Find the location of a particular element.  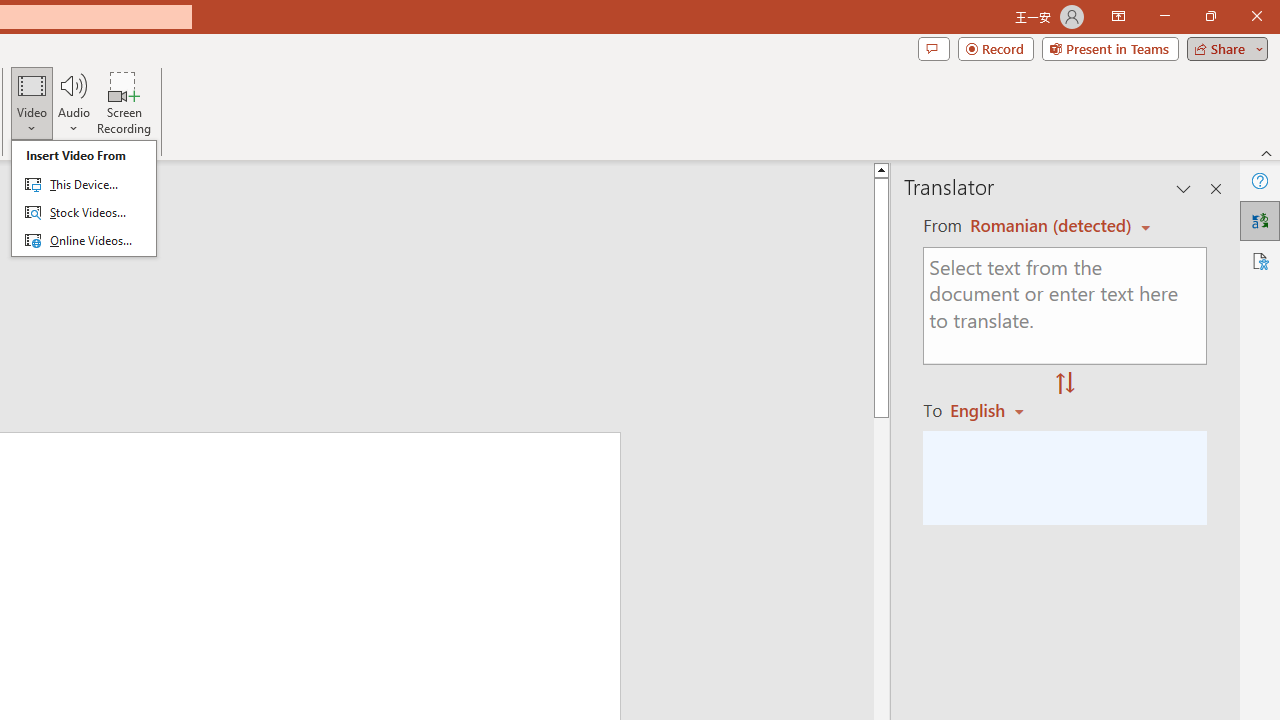

'Audio' is located at coordinates (73, 103).